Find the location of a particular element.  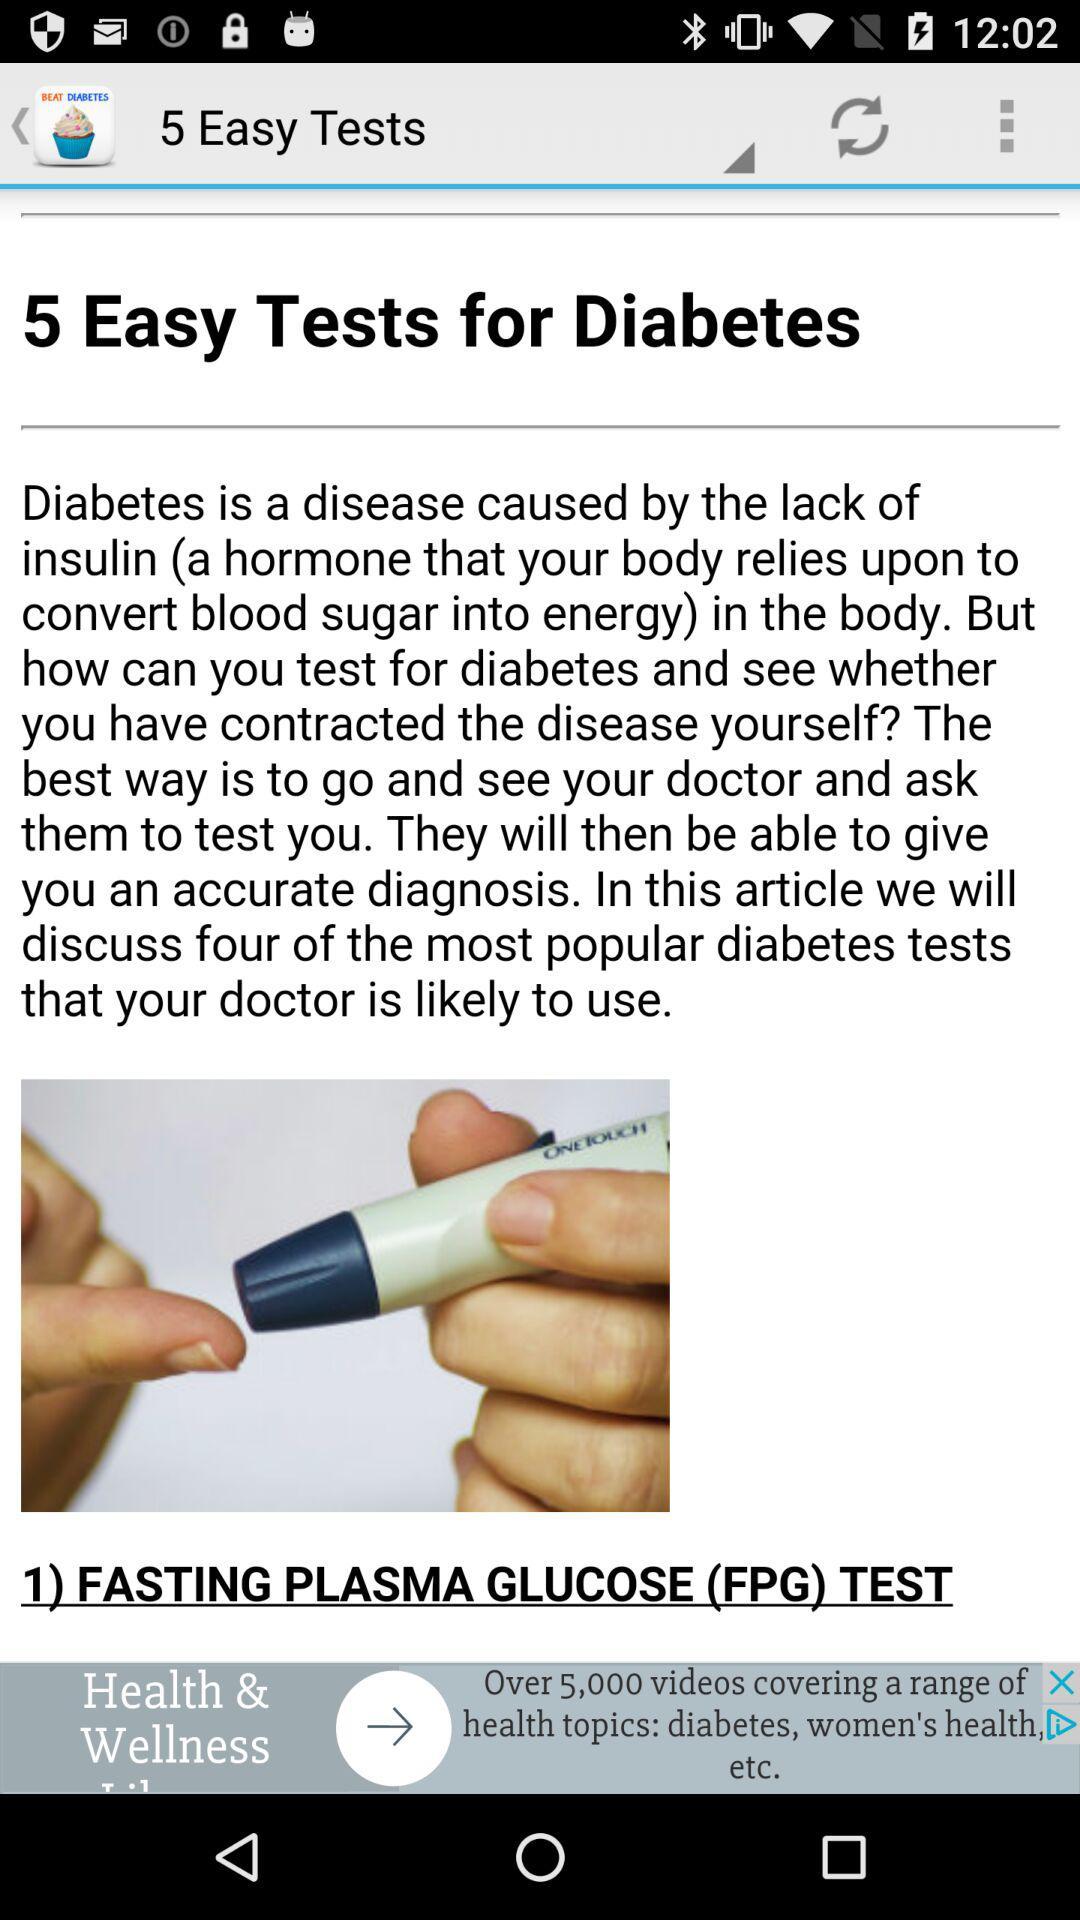

advertisement banner is located at coordinates (540, 1727).